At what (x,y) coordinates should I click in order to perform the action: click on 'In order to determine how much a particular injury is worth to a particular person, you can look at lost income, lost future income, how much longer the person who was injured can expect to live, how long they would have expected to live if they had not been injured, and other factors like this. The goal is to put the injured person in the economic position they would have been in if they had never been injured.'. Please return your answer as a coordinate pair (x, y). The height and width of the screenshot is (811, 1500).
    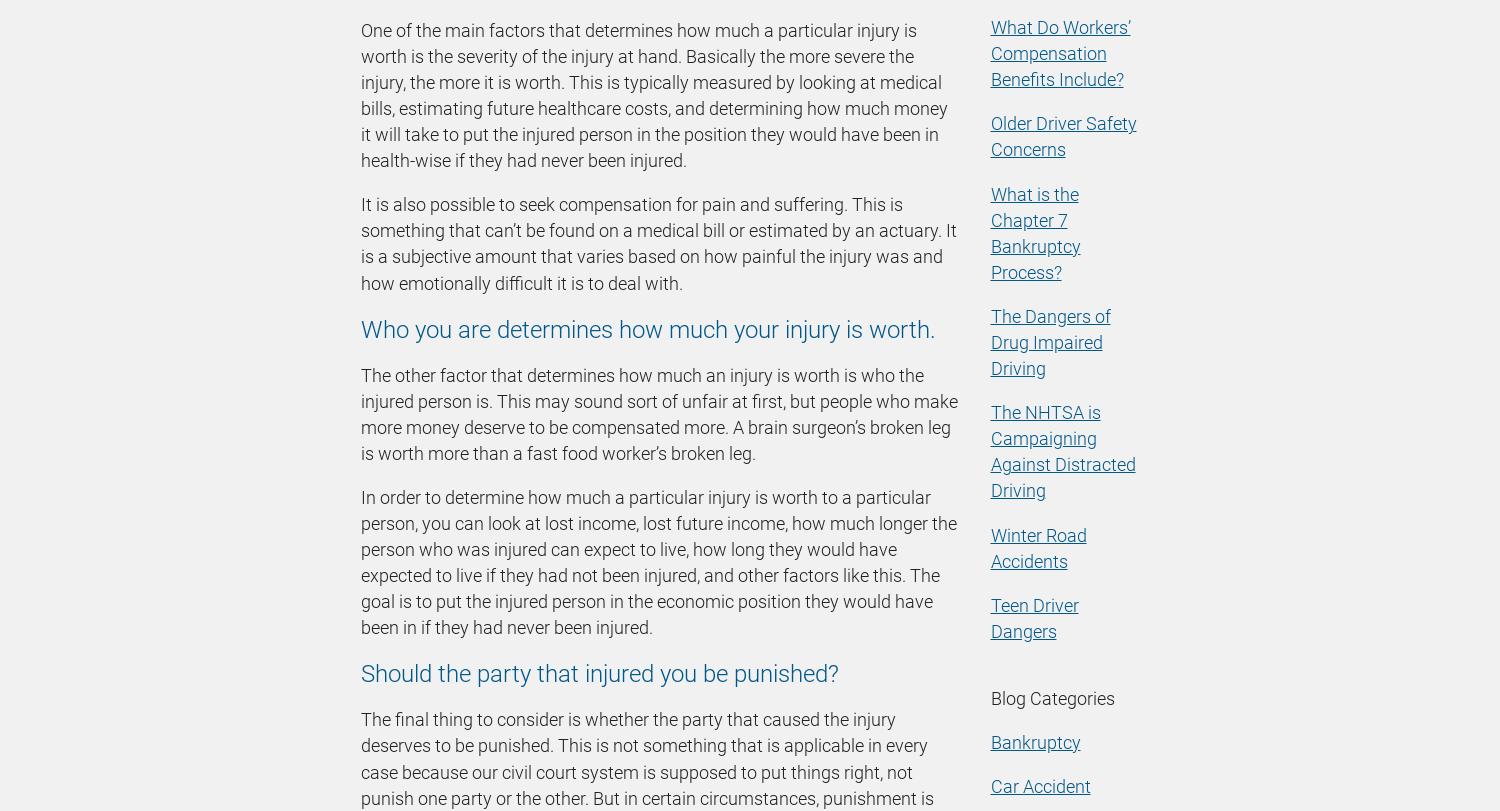
    Looking at the image, I should click on (359, 561).